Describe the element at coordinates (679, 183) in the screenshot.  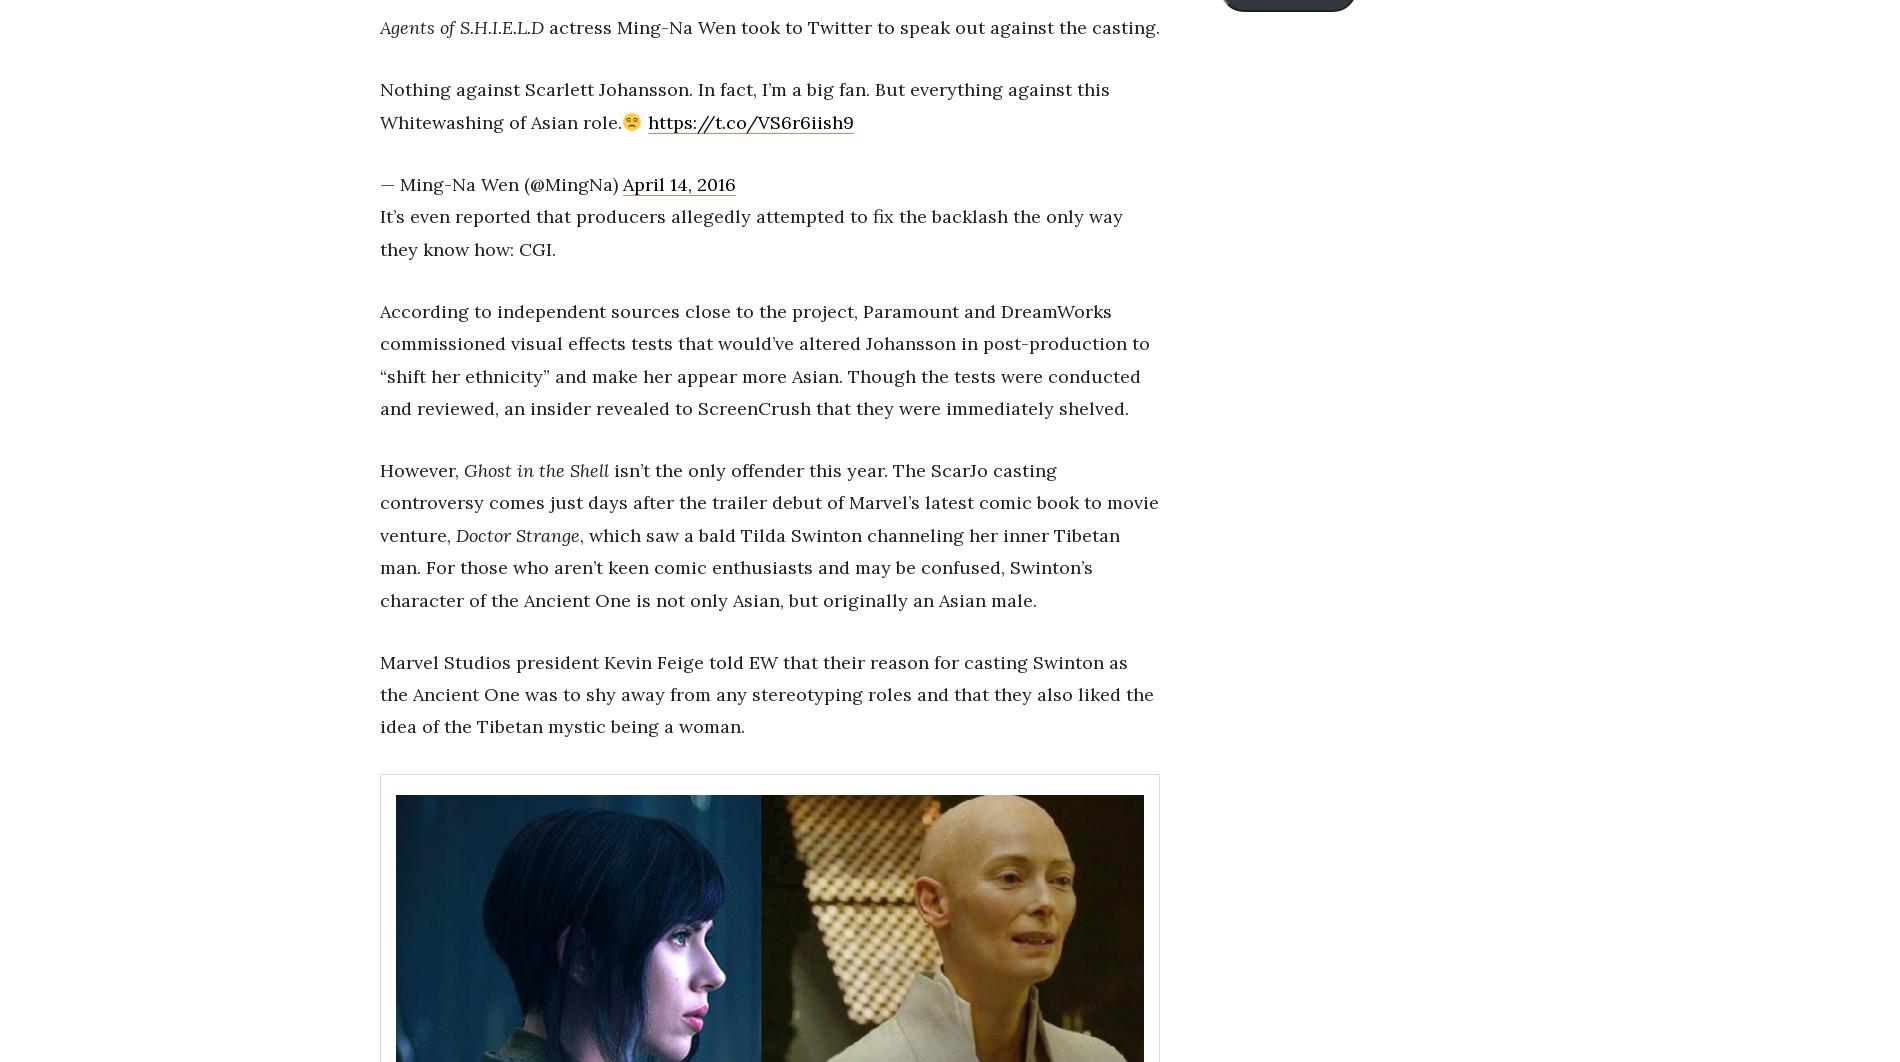
I see `'April 14, 2016'` at that location.